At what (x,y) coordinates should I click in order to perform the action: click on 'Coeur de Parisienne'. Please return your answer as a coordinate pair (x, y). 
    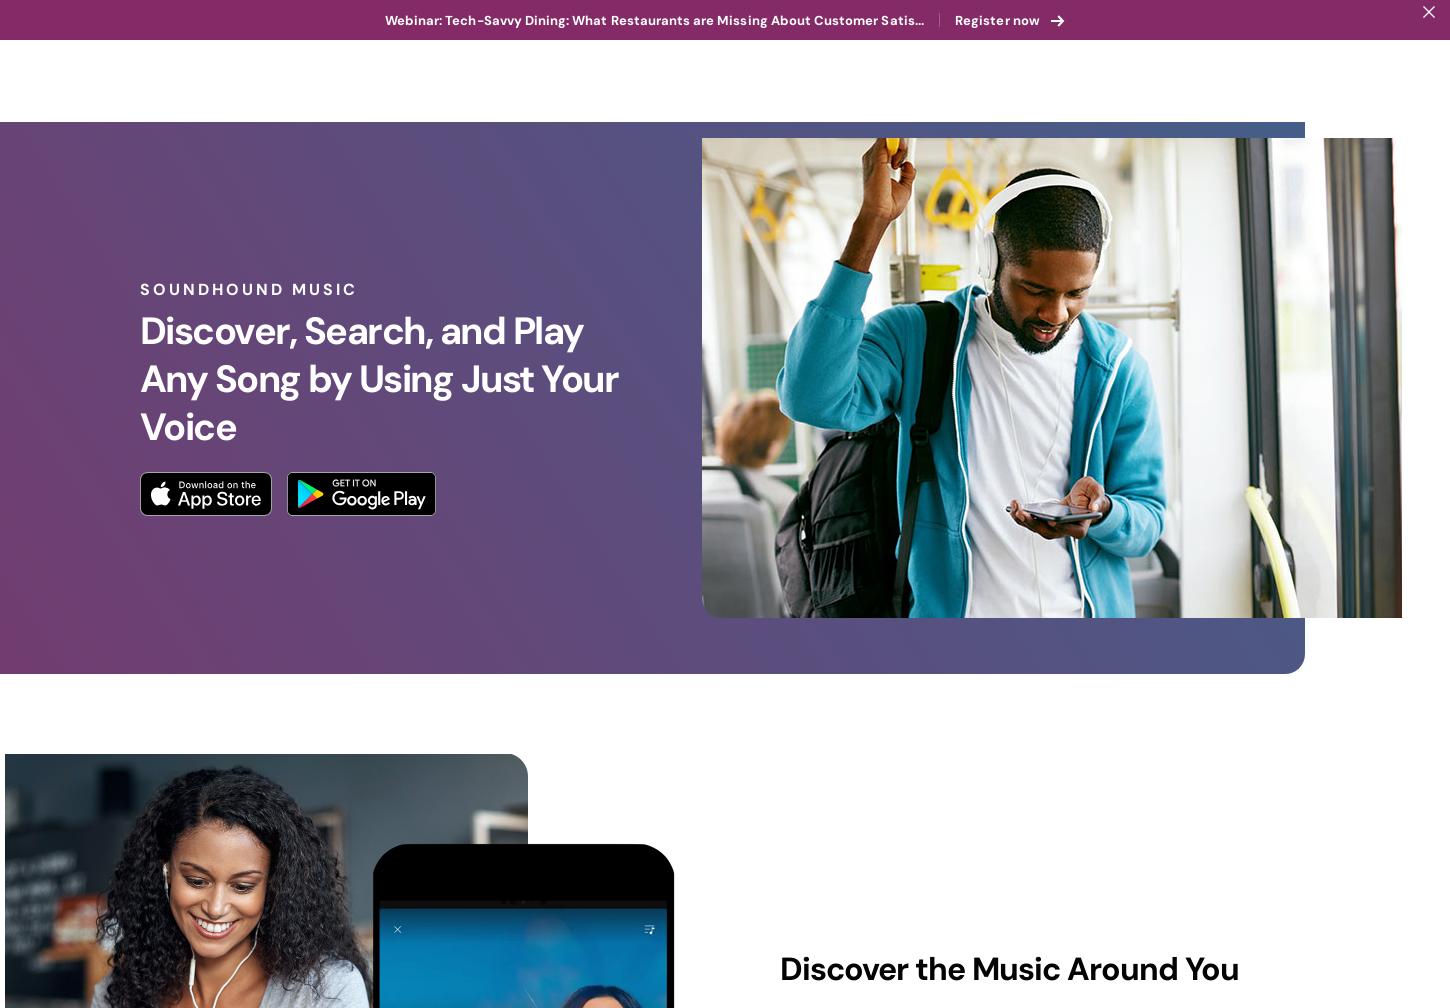
    Looking at the image, I should click on (646, 917).